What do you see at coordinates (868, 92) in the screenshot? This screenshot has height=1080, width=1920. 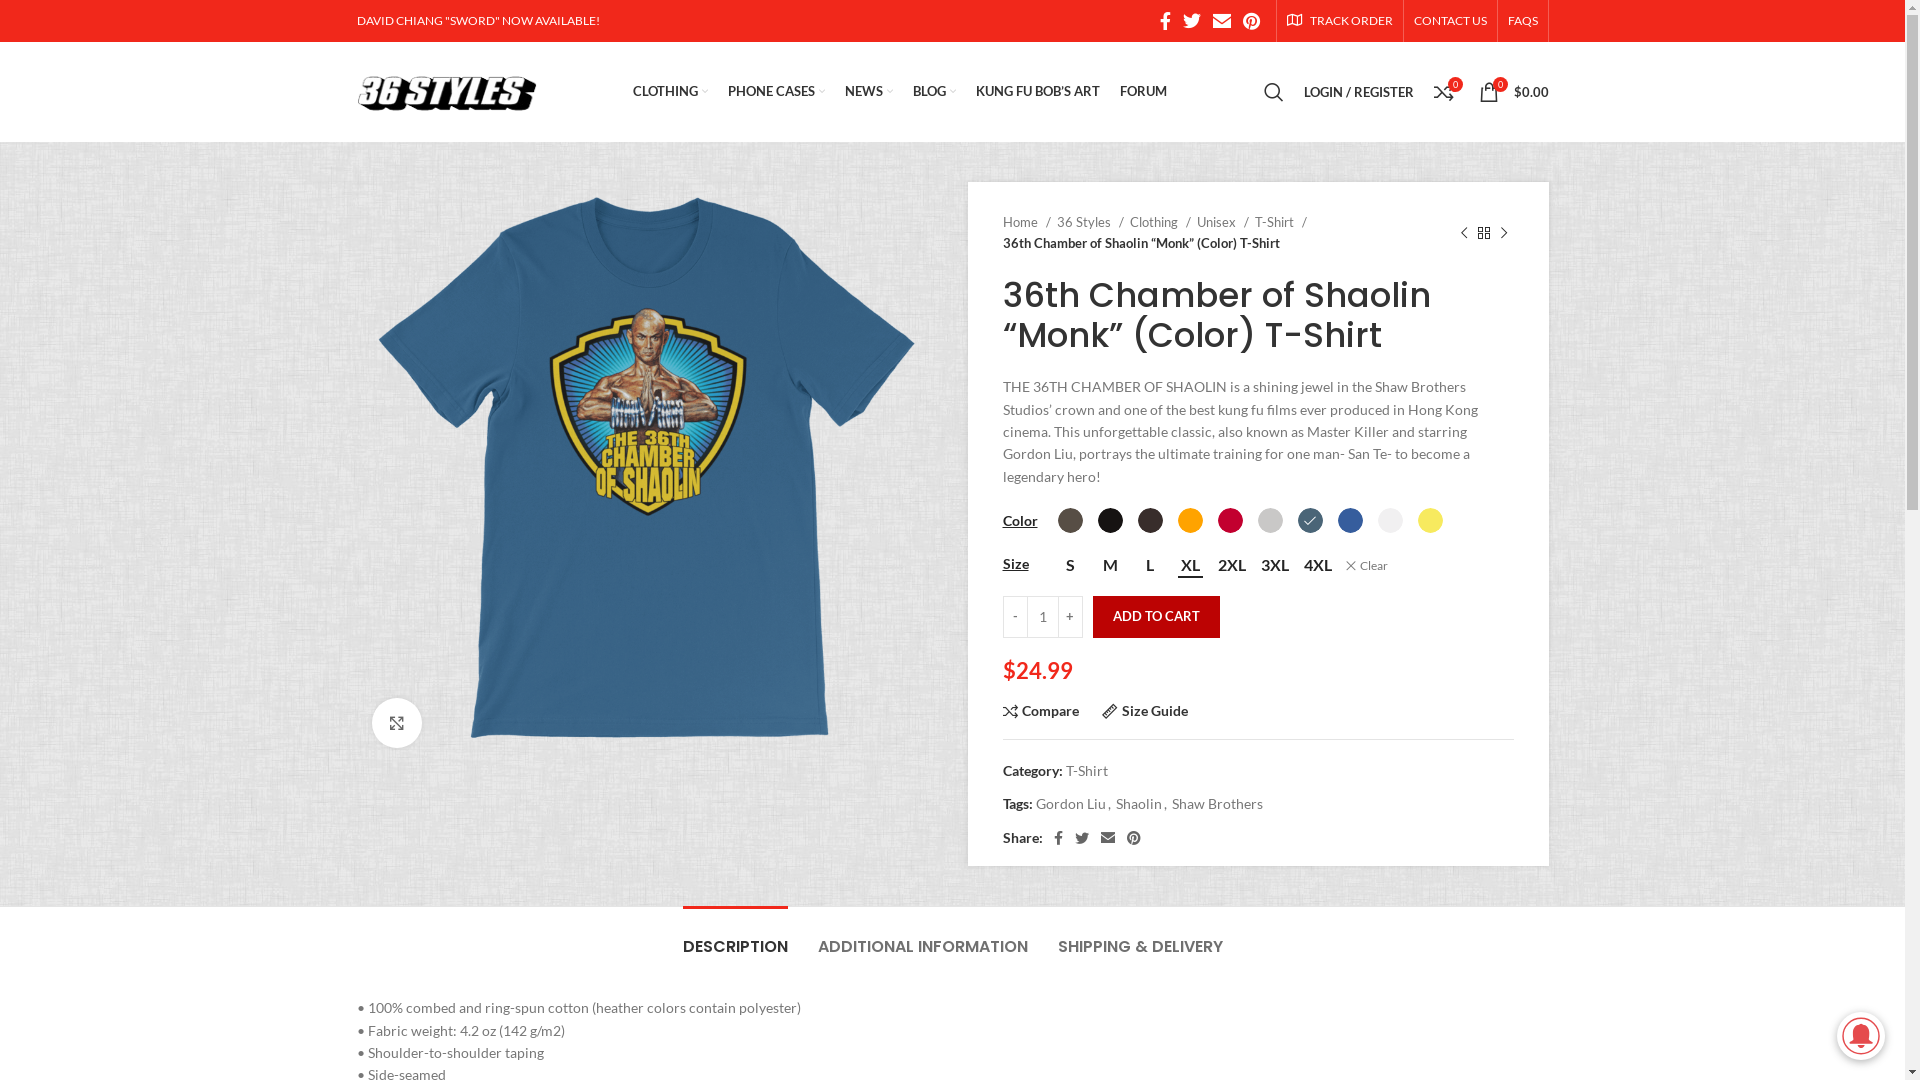 I see `'NEWS'` at bounding box center [868, 92].